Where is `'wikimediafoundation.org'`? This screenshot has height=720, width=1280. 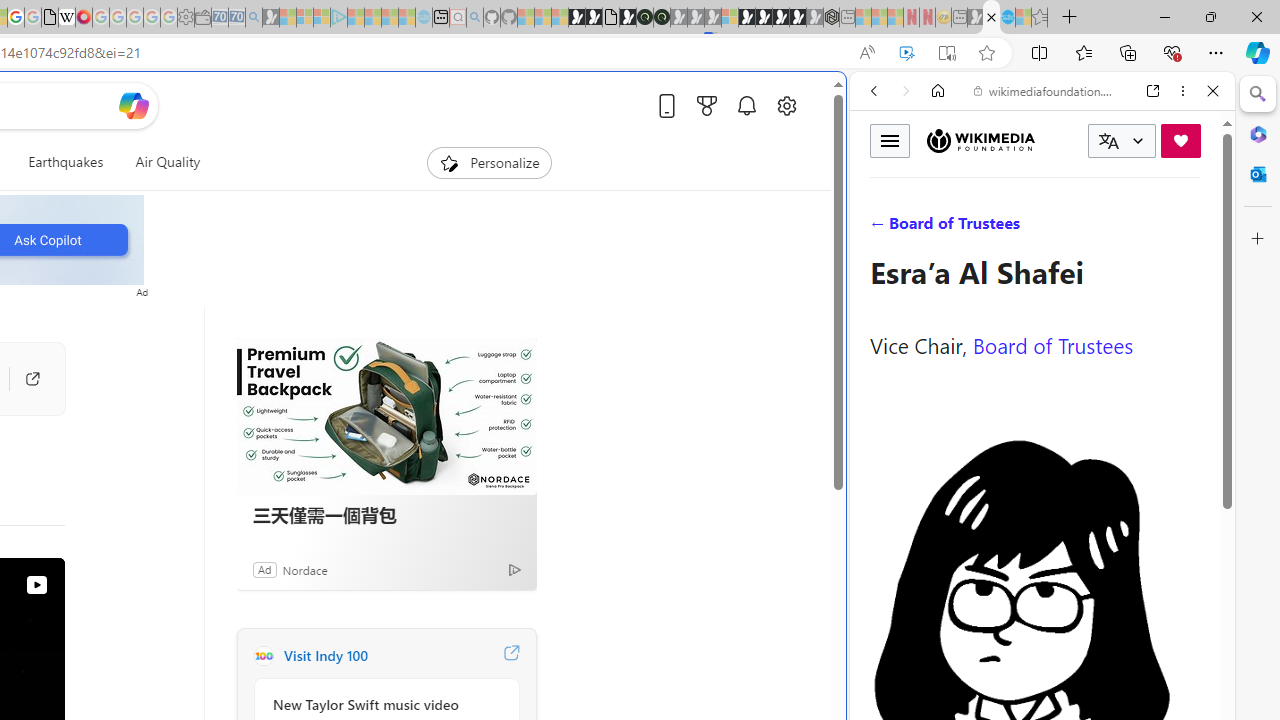
'wikimediafoundation.org' is located at coordinates (1045, 91).